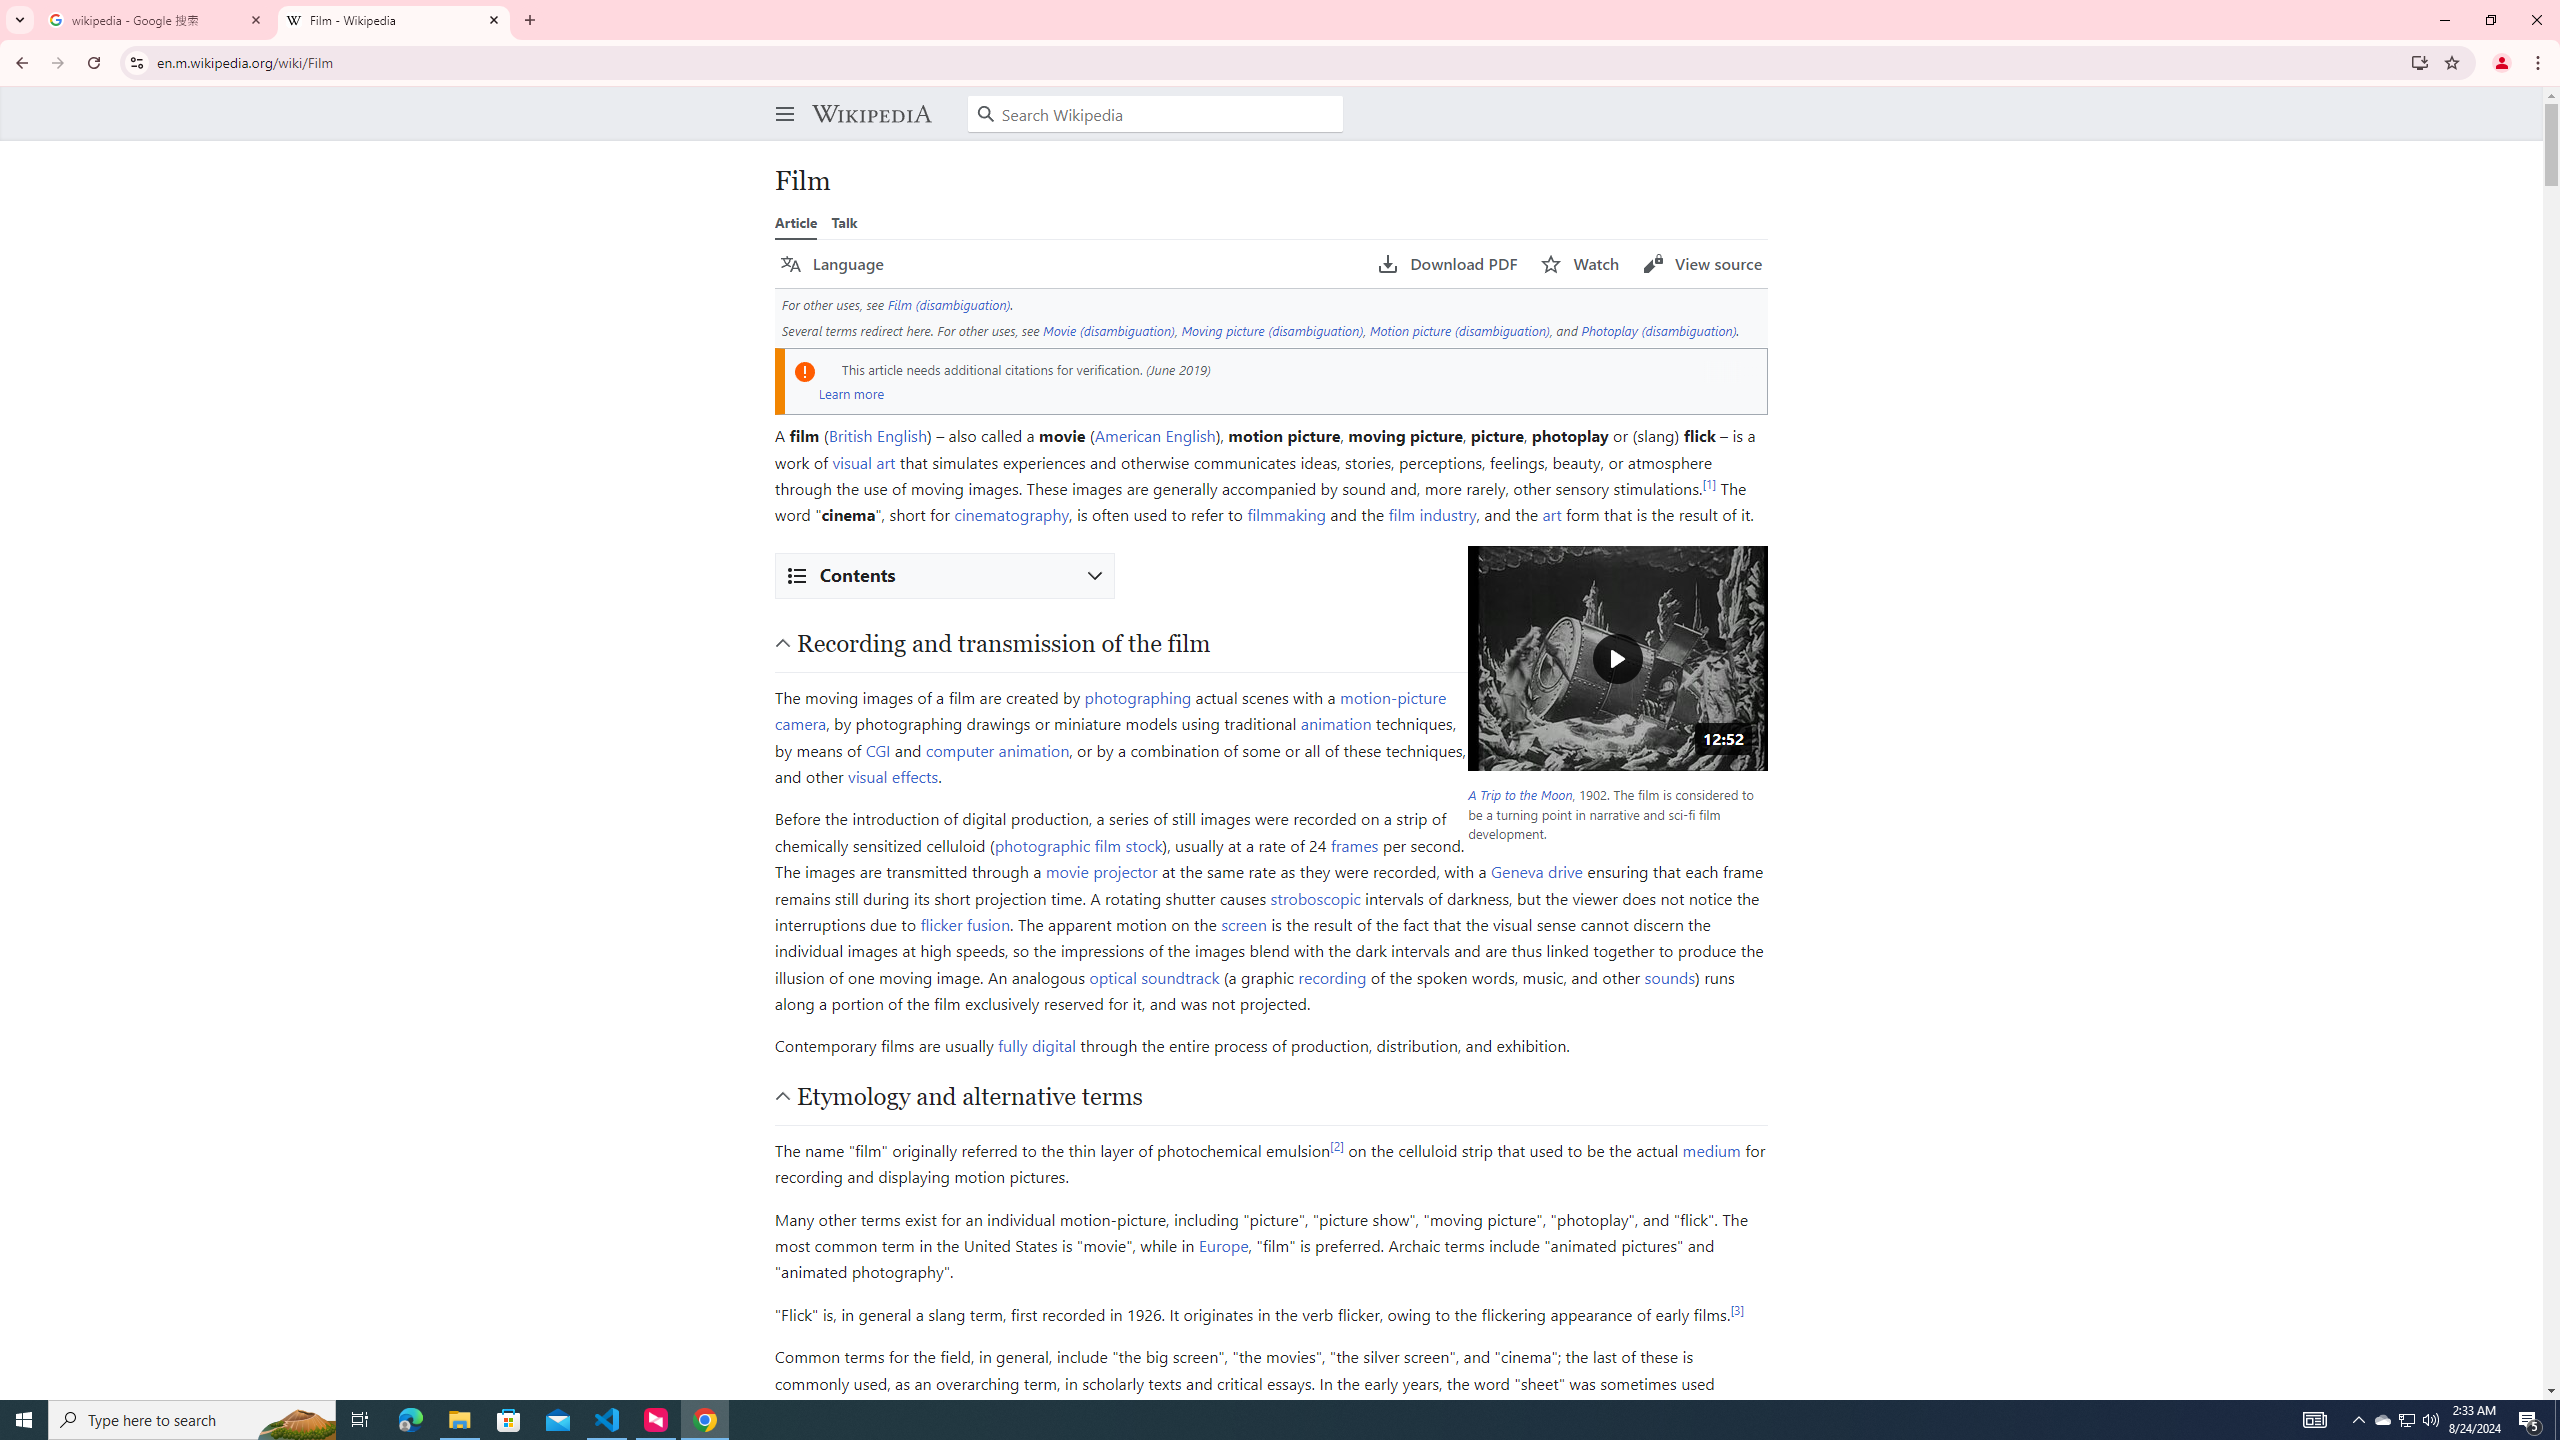 The image size is (2560, 1440). Describe the element at coordinates (1222, 1245) in the screenshot. I see `'Europe'` at that location.